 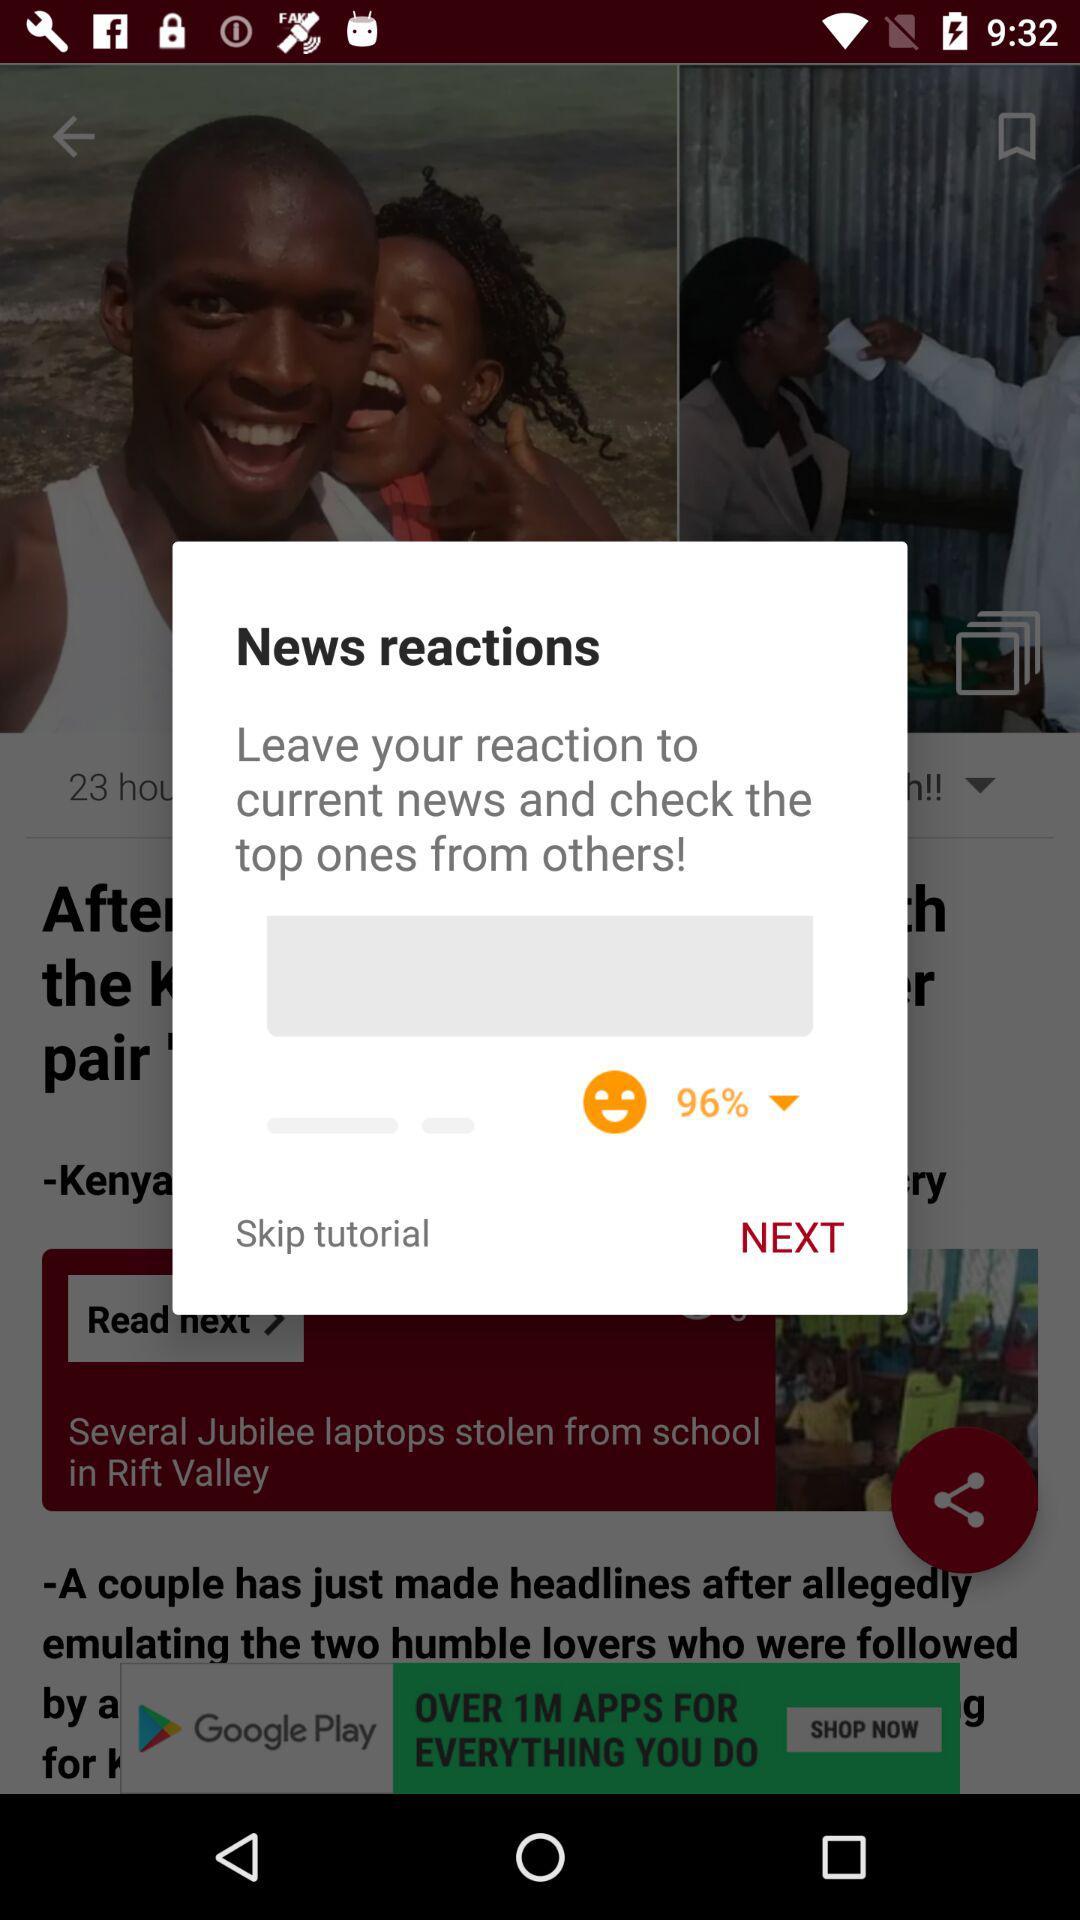 I want to click on item next to skip tutorial, so click(x=790, y=1235).